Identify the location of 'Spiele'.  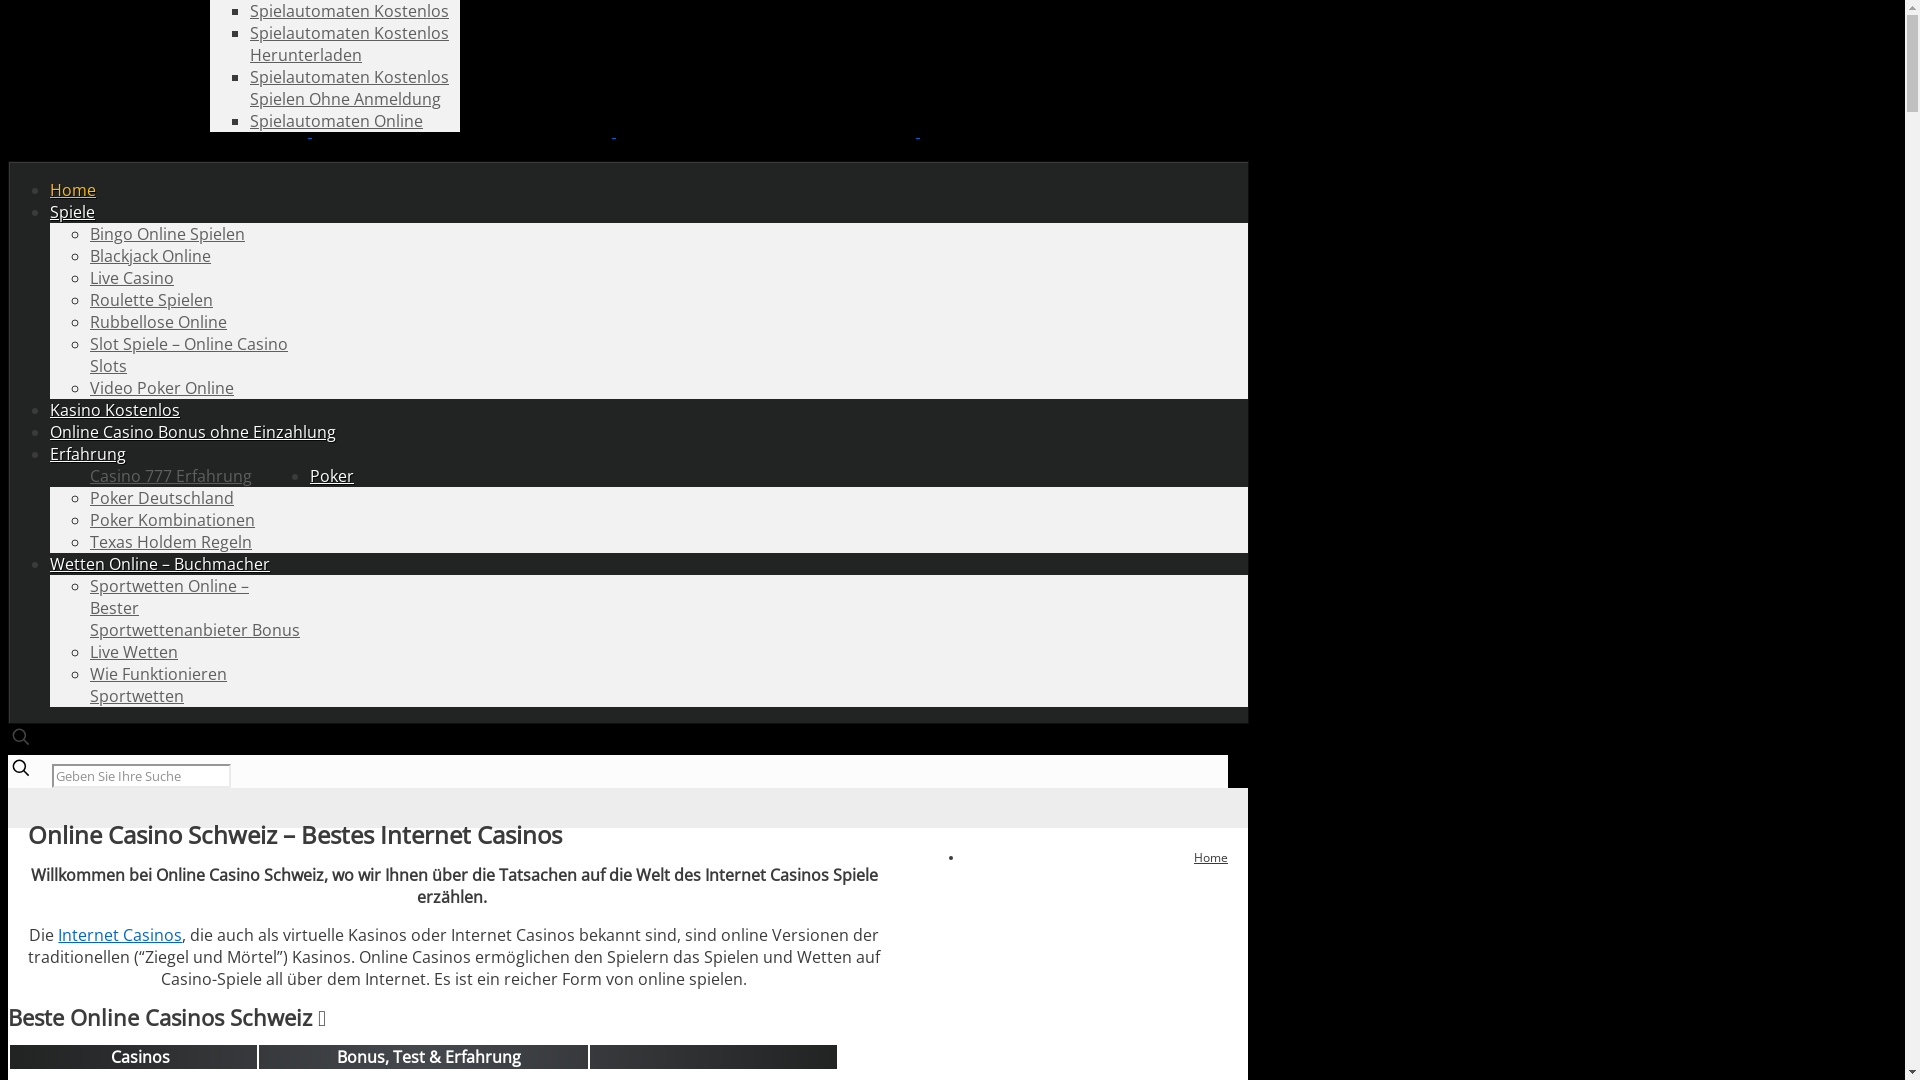
(72, 212).